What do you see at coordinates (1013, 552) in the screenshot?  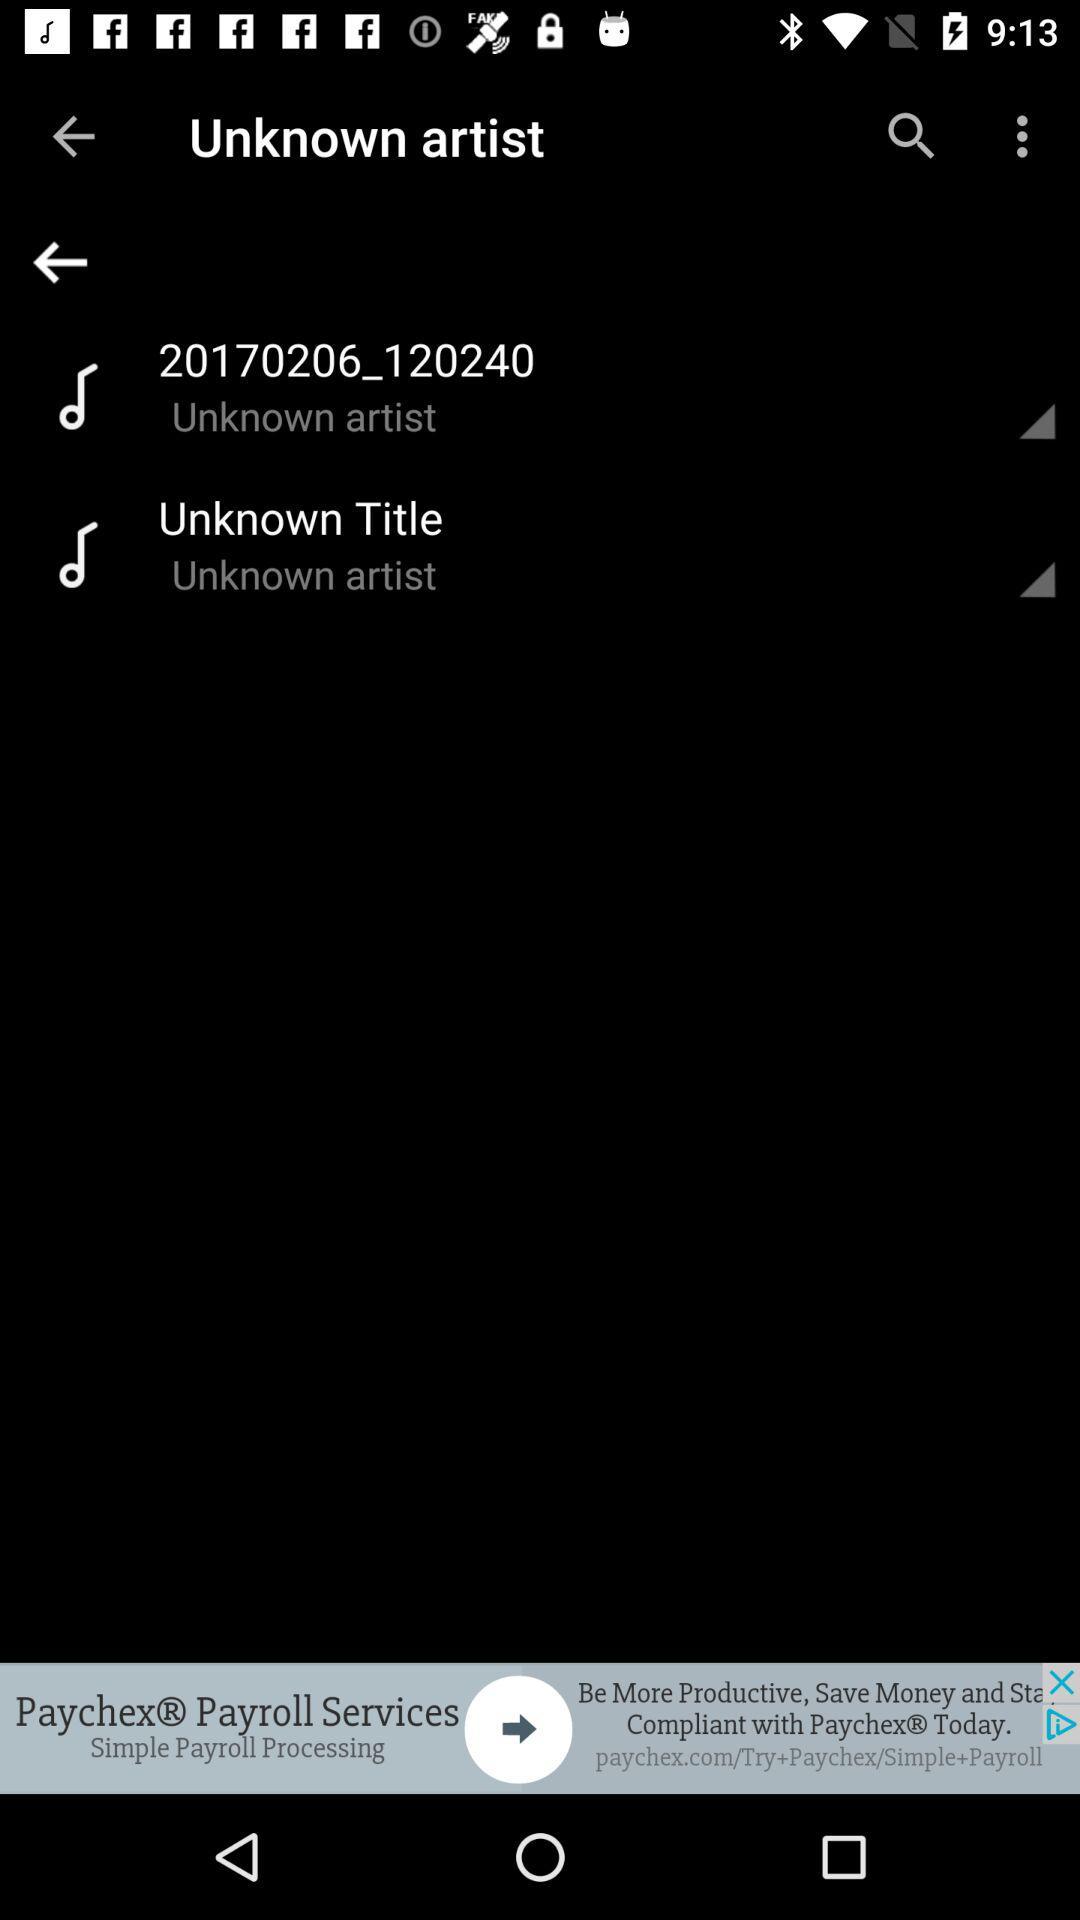 I see `previous` at bounding box center [1013, 552].